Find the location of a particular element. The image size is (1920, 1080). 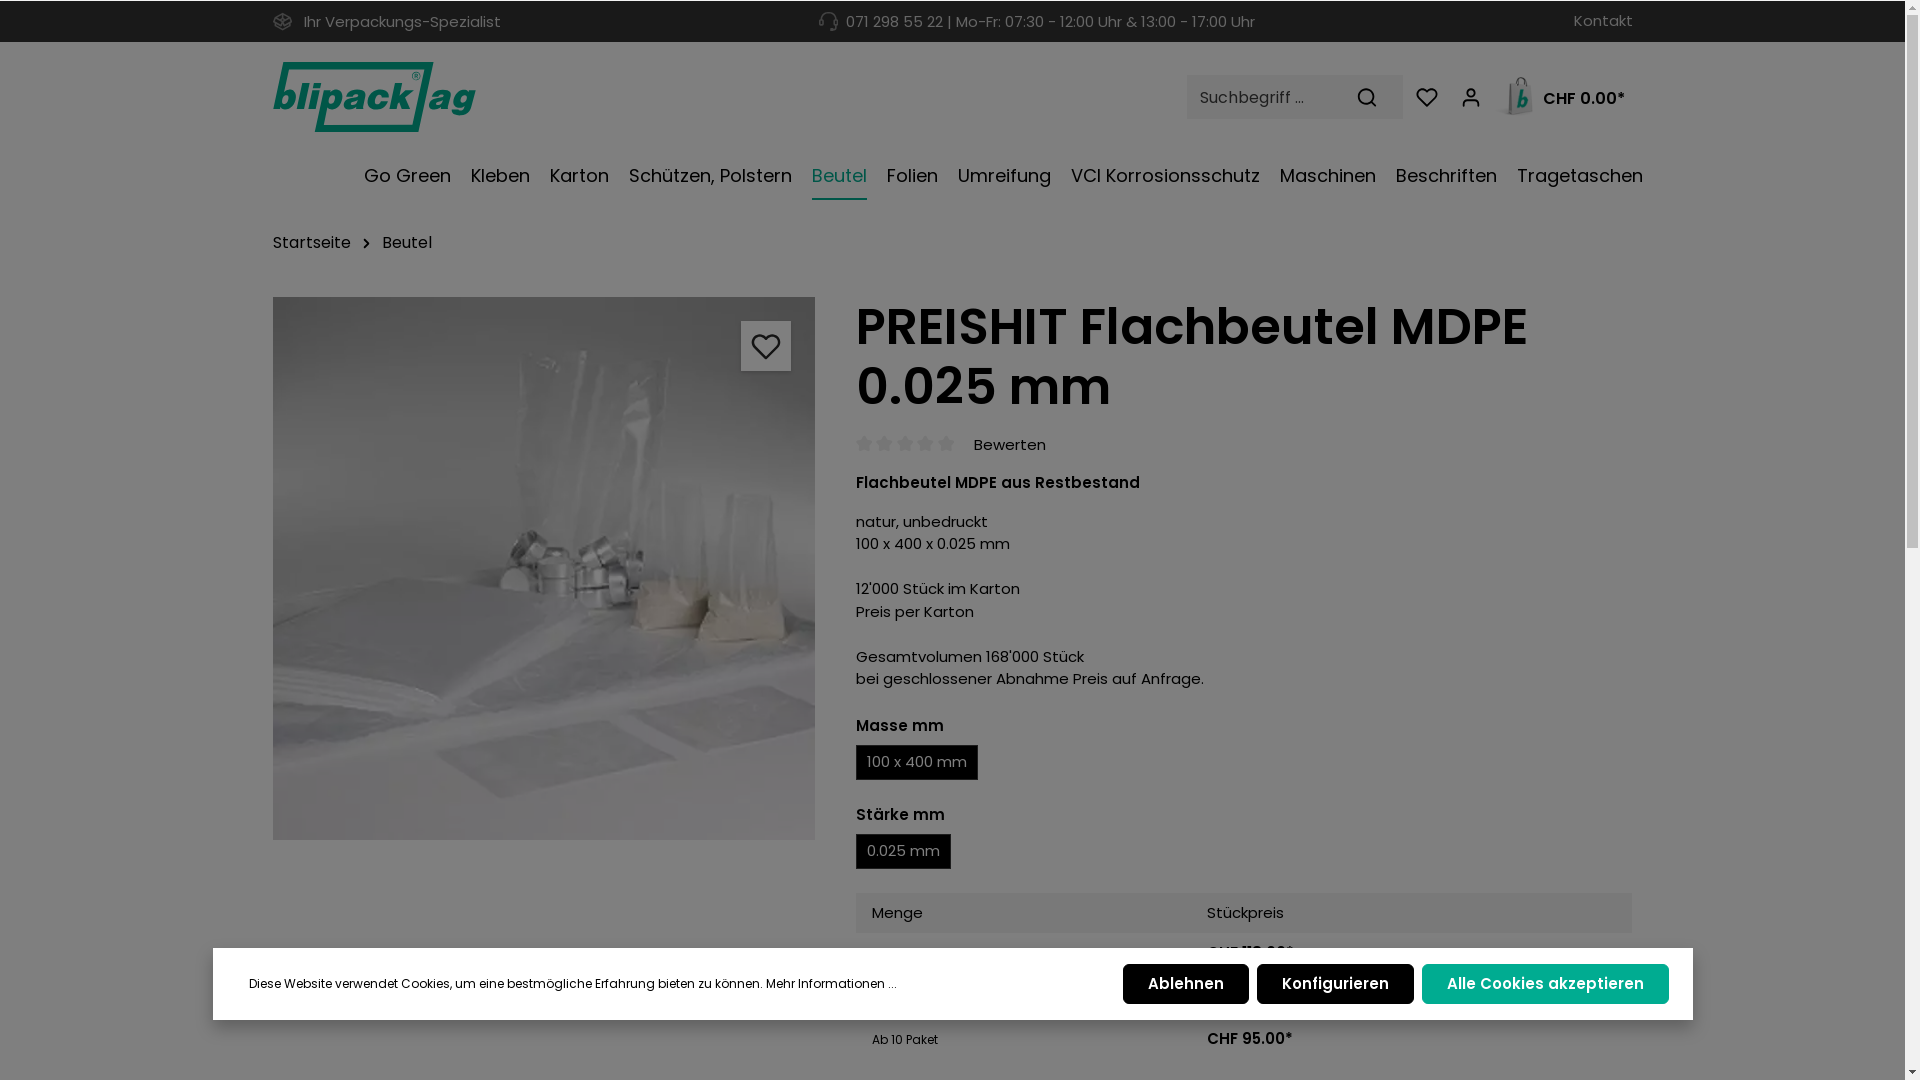

'pe_flachbeutel' is located at coordinates (543, 568).